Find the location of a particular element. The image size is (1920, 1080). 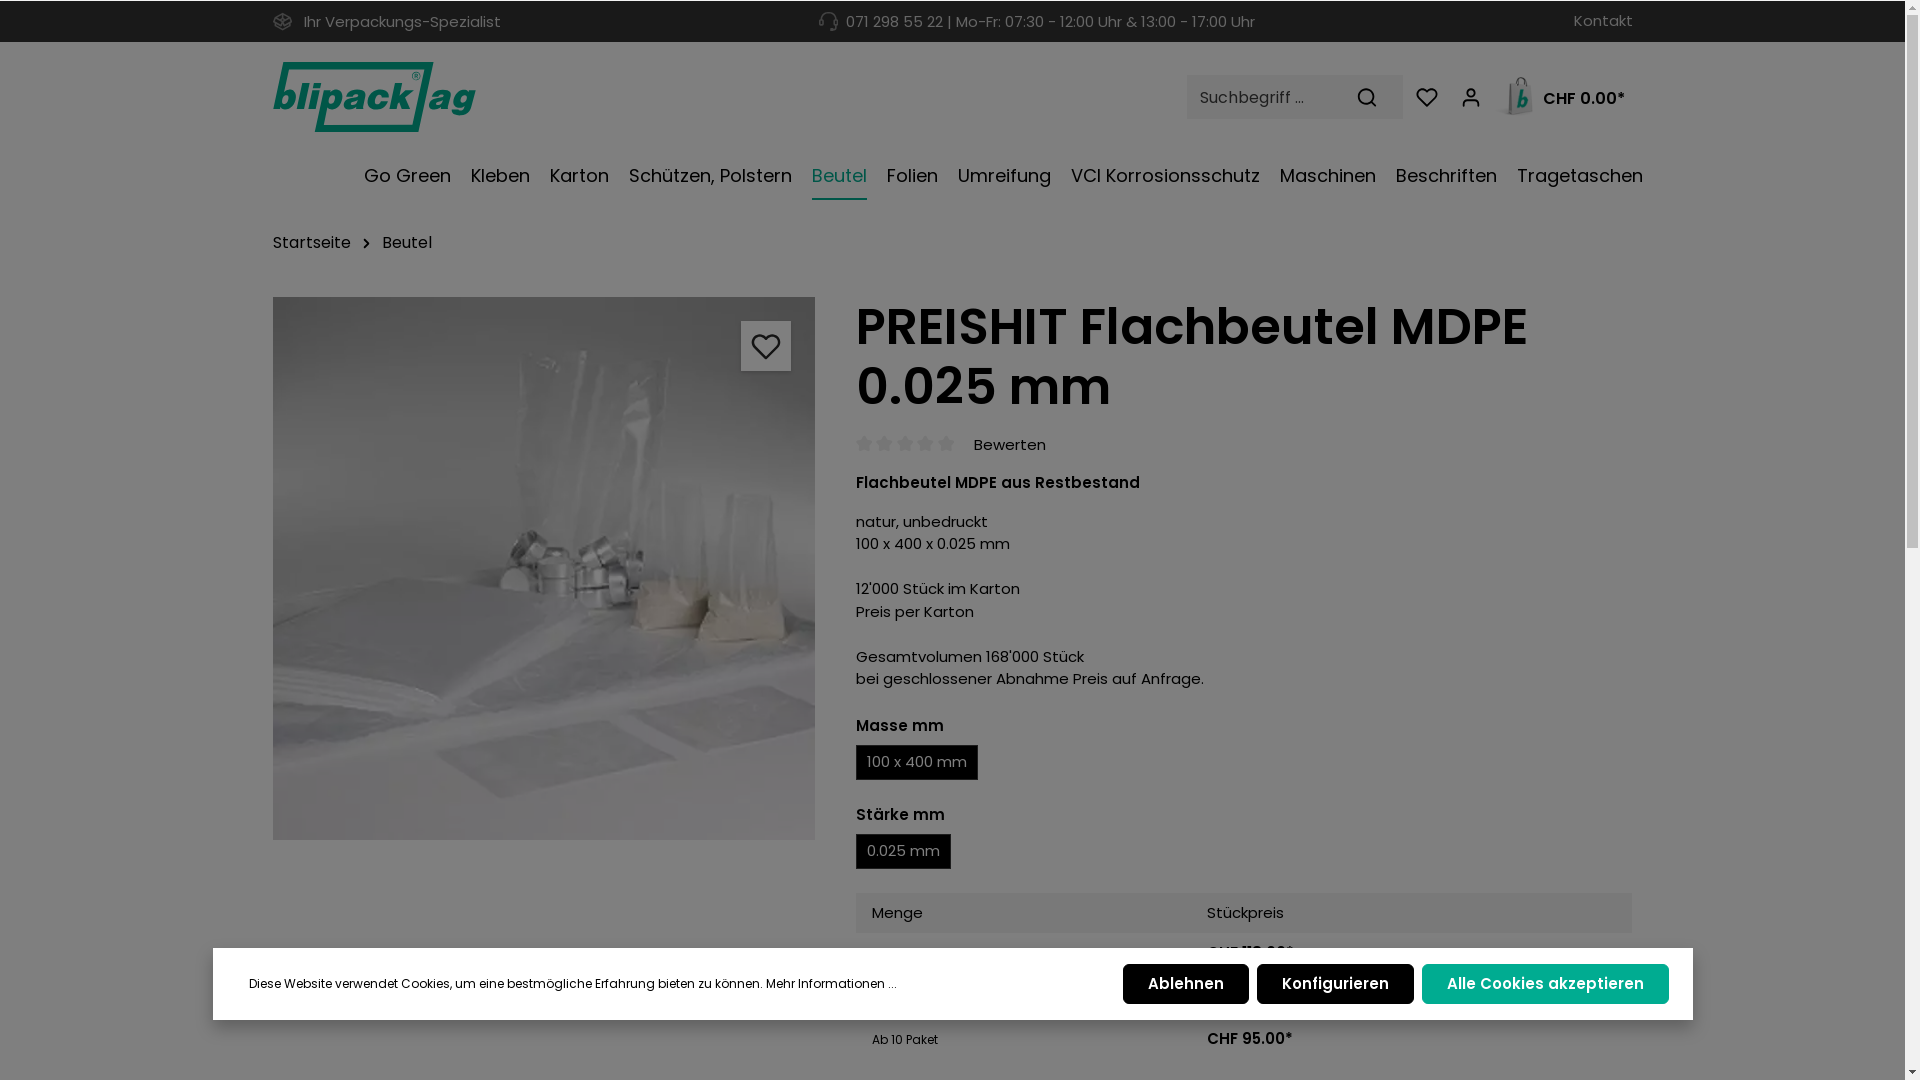

'pe_flachbeutel' is located at coordinates (543, 568).